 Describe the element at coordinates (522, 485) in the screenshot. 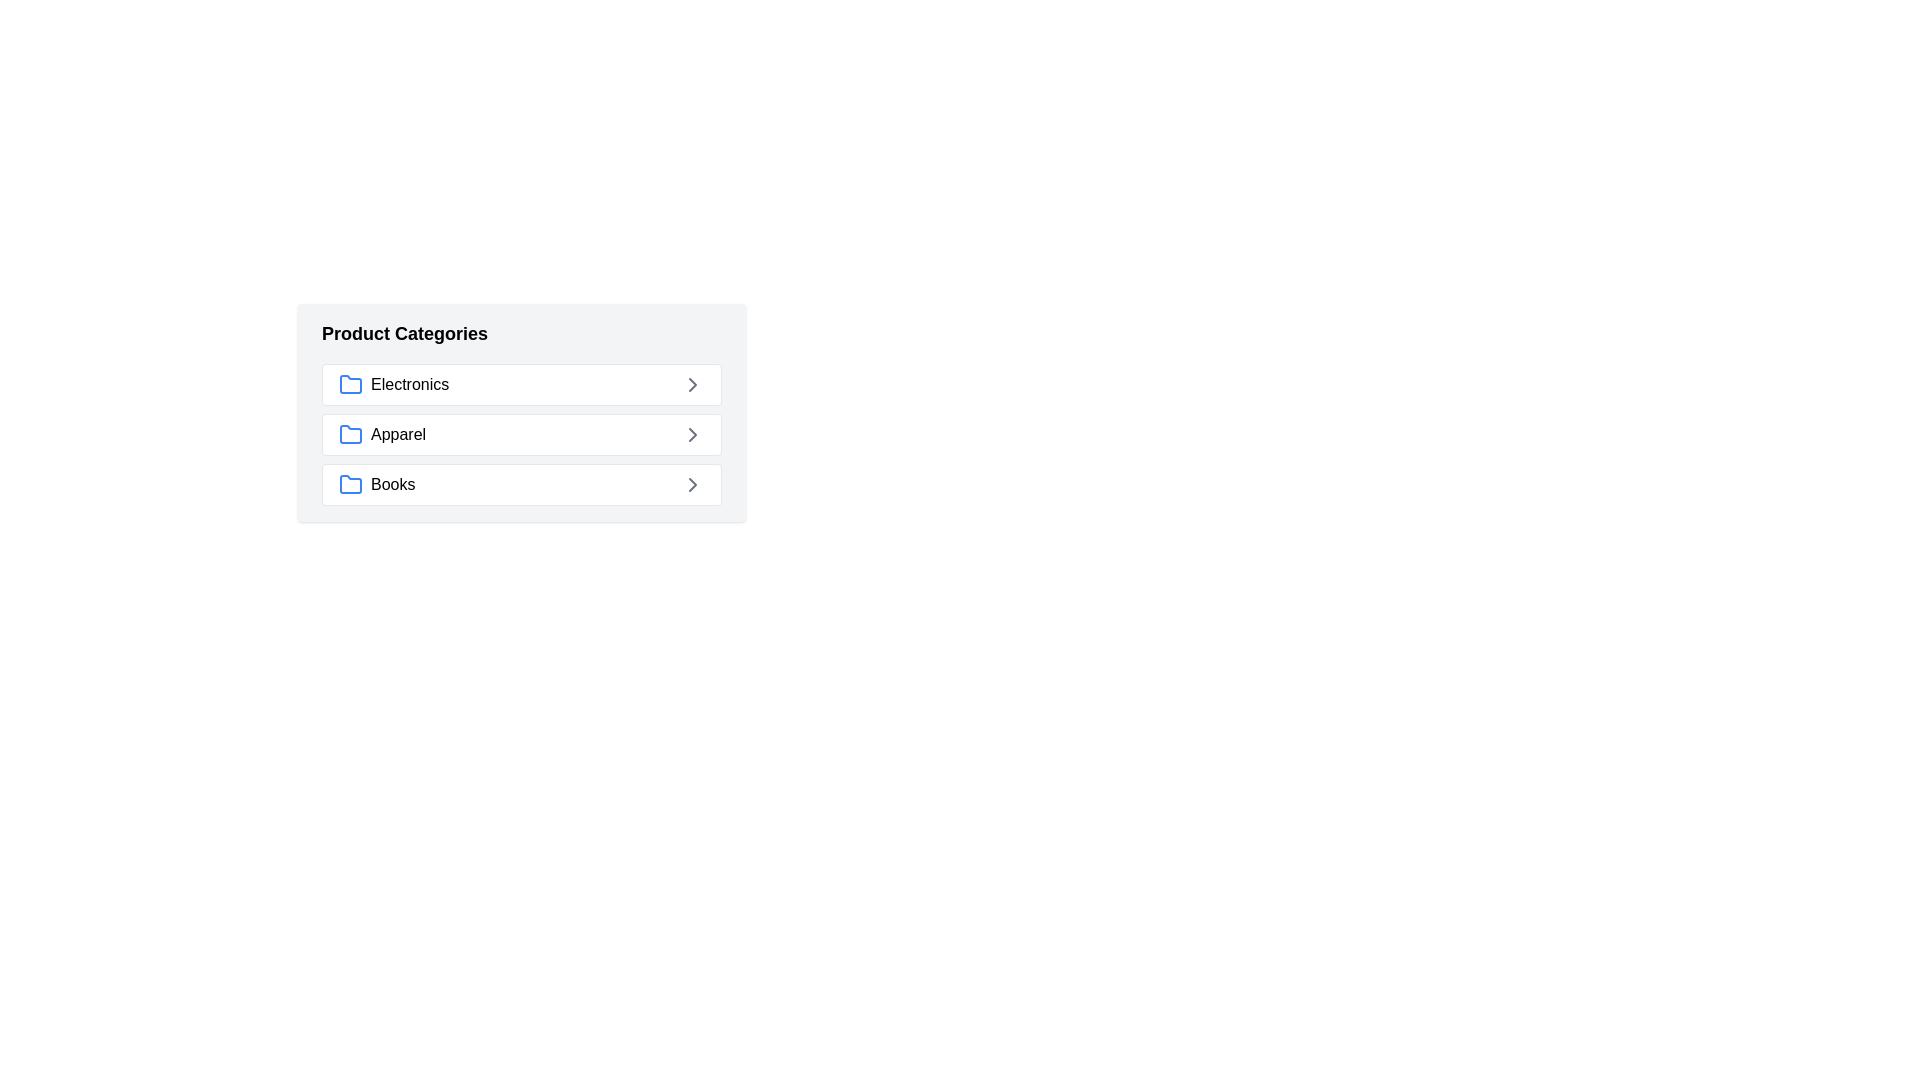

I see `the 'Books' Navigation Button` at that location.